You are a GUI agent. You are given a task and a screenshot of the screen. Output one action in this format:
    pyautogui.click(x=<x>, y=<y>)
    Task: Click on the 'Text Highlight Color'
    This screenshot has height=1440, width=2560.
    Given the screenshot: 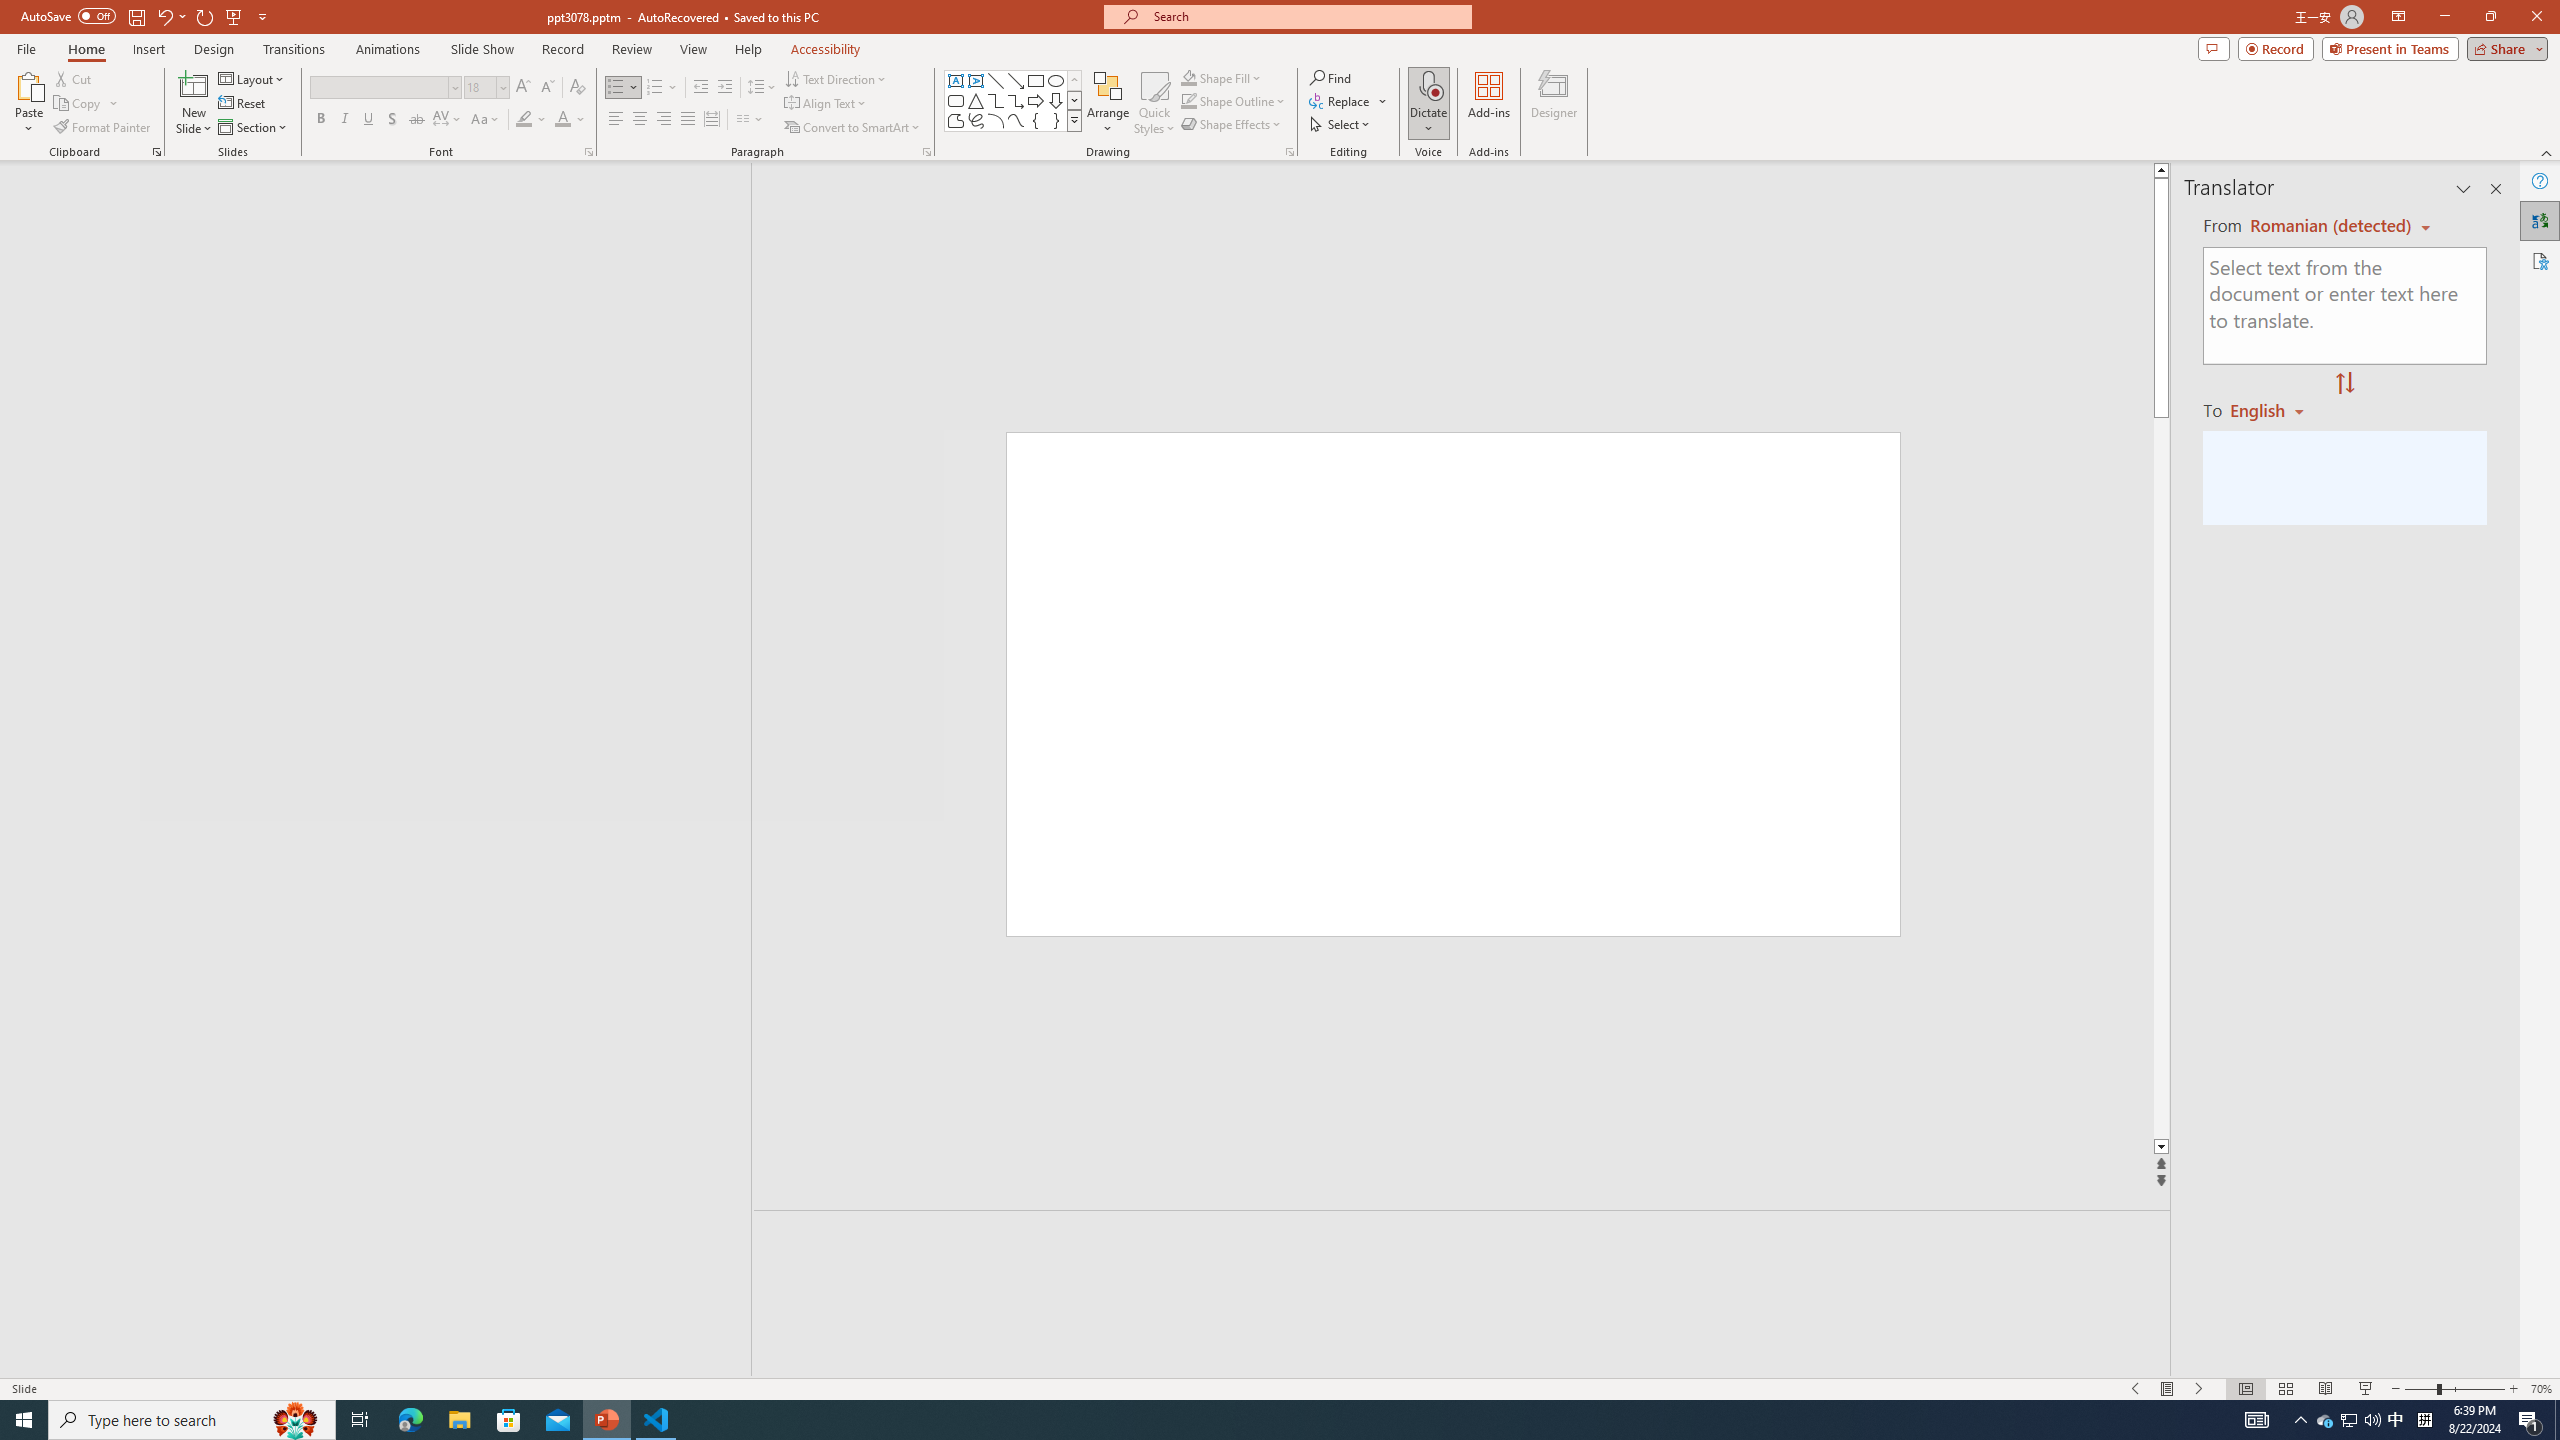 What is the action you would take?
    pyautogui.click(x=530, y=118)
    